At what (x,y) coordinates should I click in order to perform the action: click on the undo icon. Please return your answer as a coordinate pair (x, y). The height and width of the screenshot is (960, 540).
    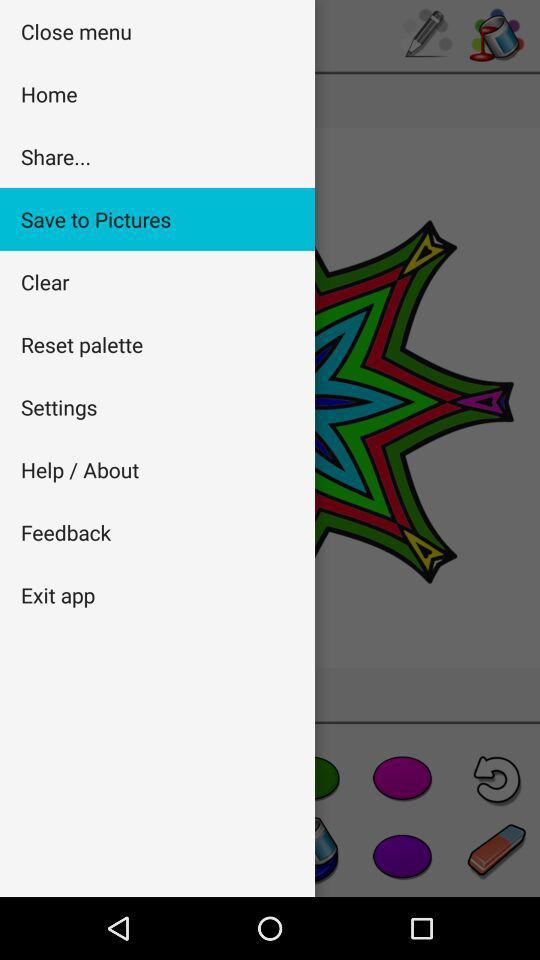
    Looking at the image, I should click on (496, 779).